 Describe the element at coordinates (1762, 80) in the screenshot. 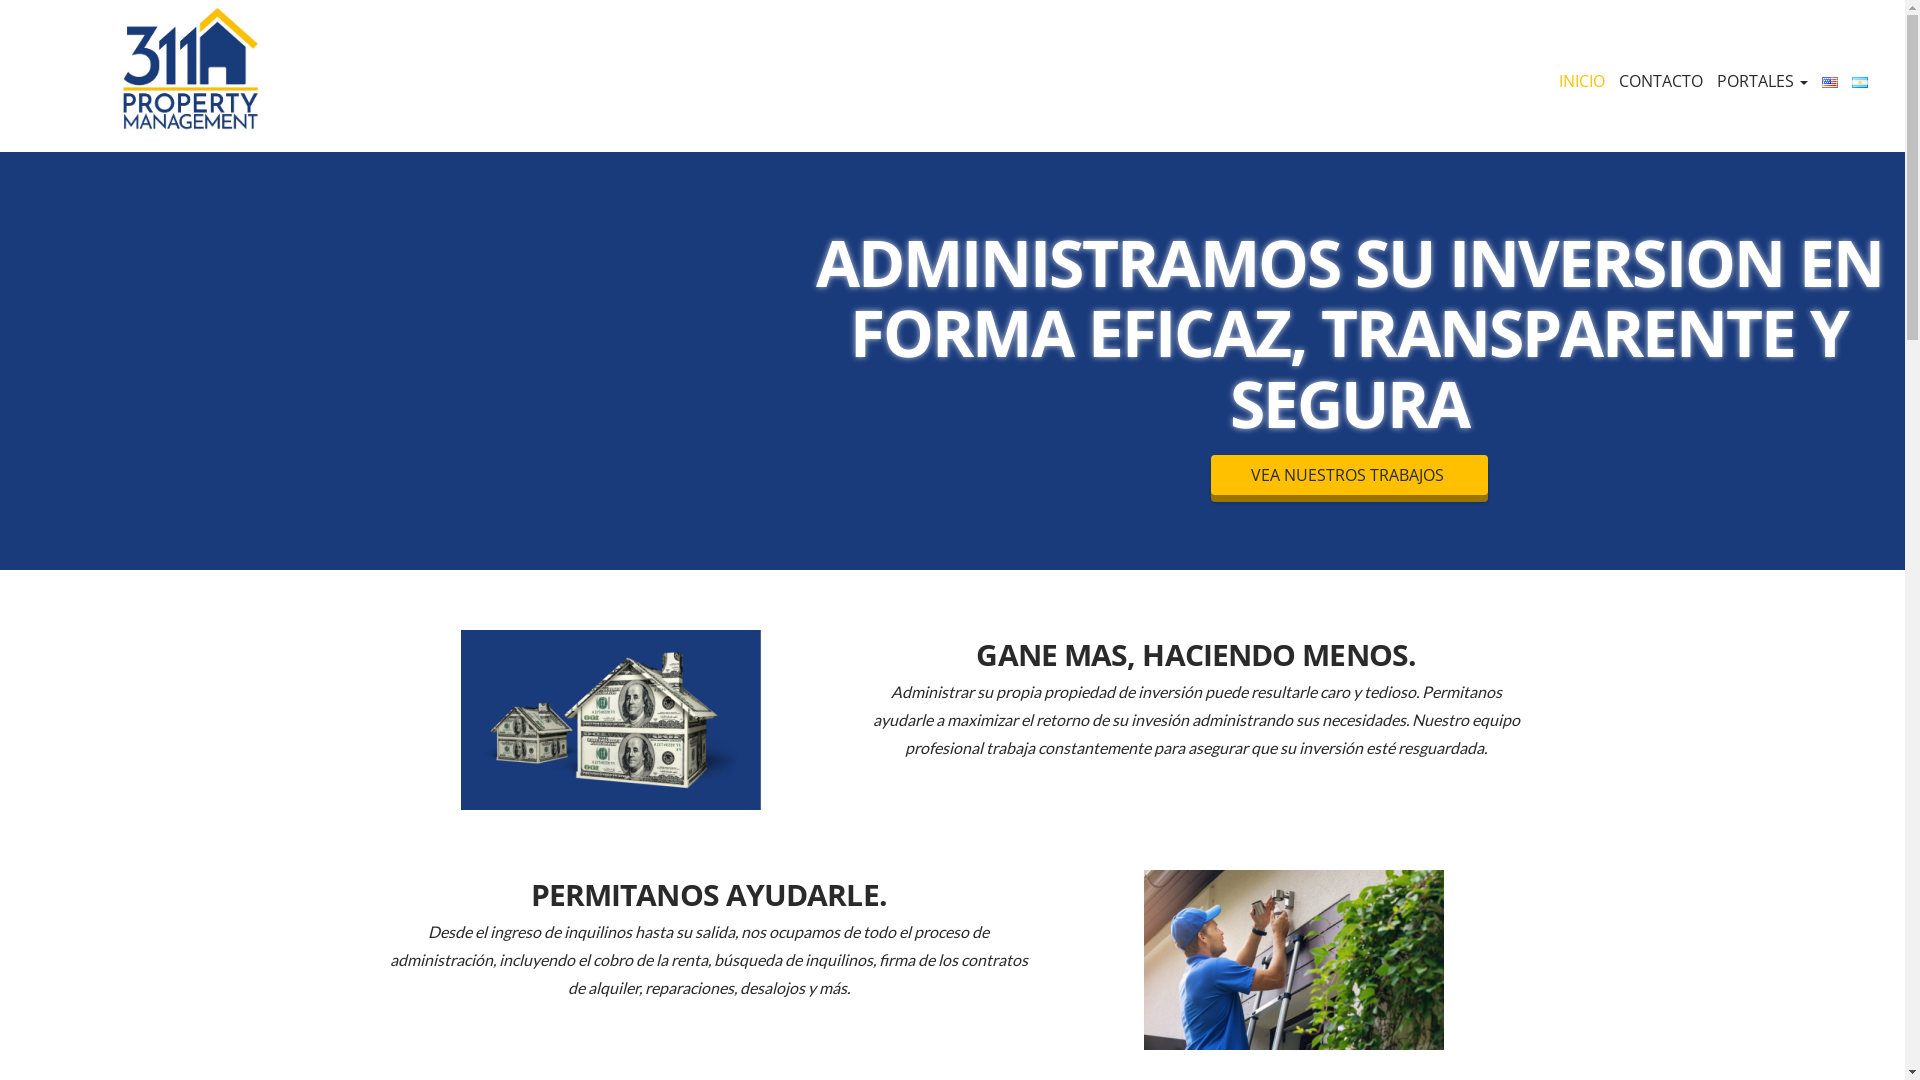

I see `'PORTALES'` at that location.